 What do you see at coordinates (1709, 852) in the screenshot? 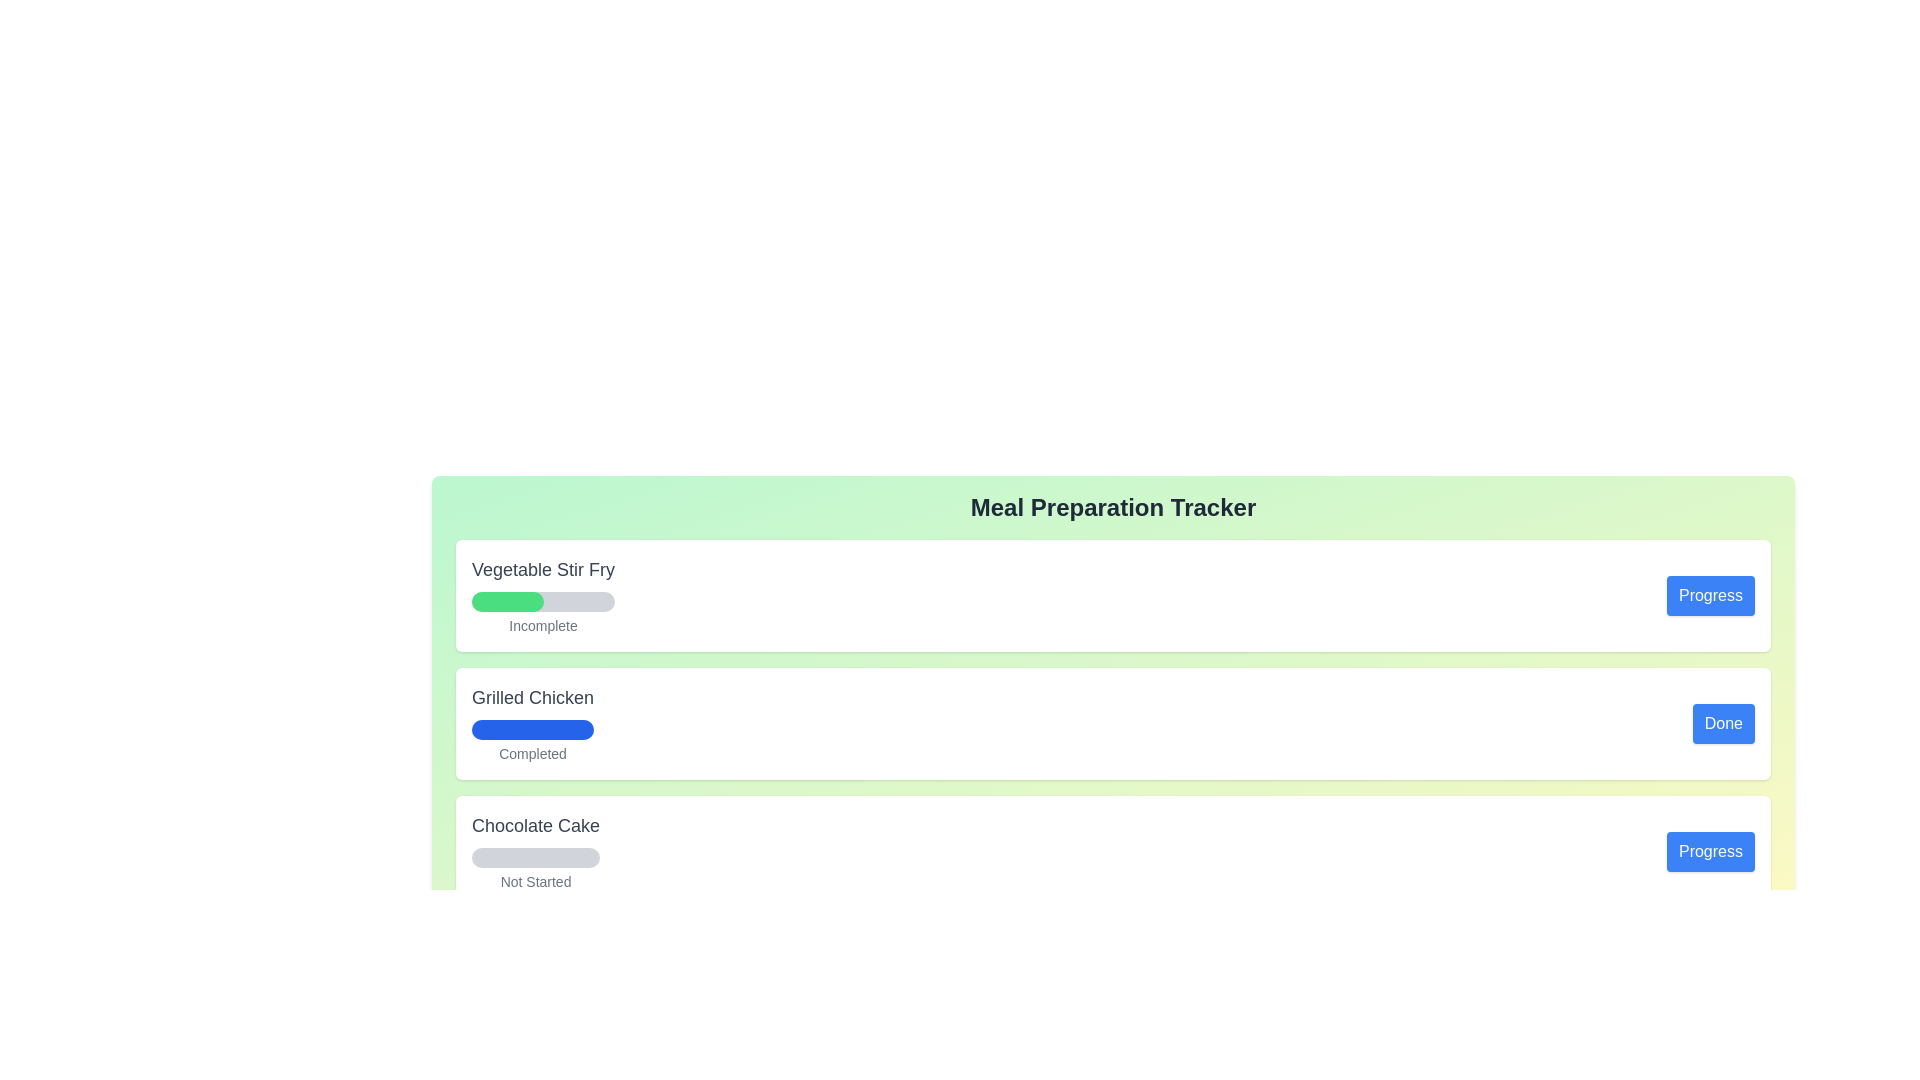
I see `the 'Progress' button` at bounding box center [1709, 852].